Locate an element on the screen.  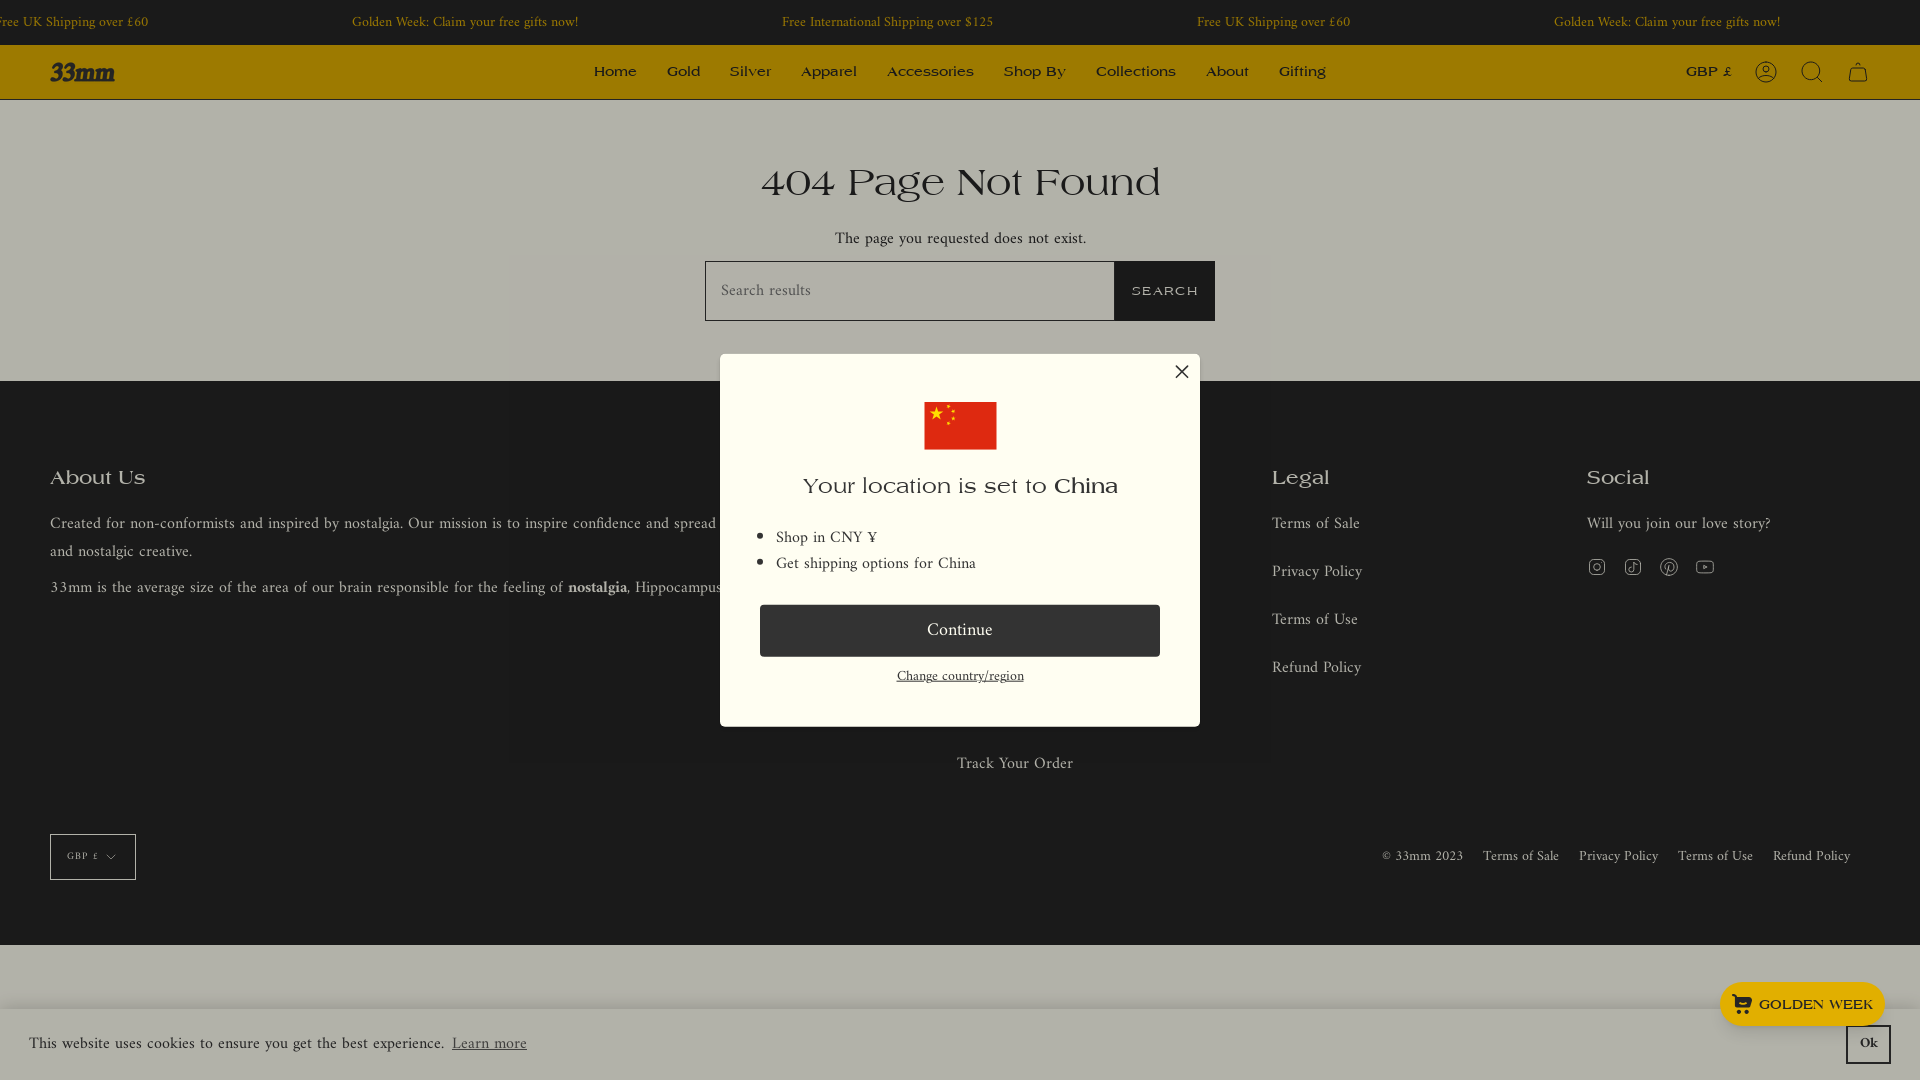
'Shop By' is located at coordinates (1035, 71).